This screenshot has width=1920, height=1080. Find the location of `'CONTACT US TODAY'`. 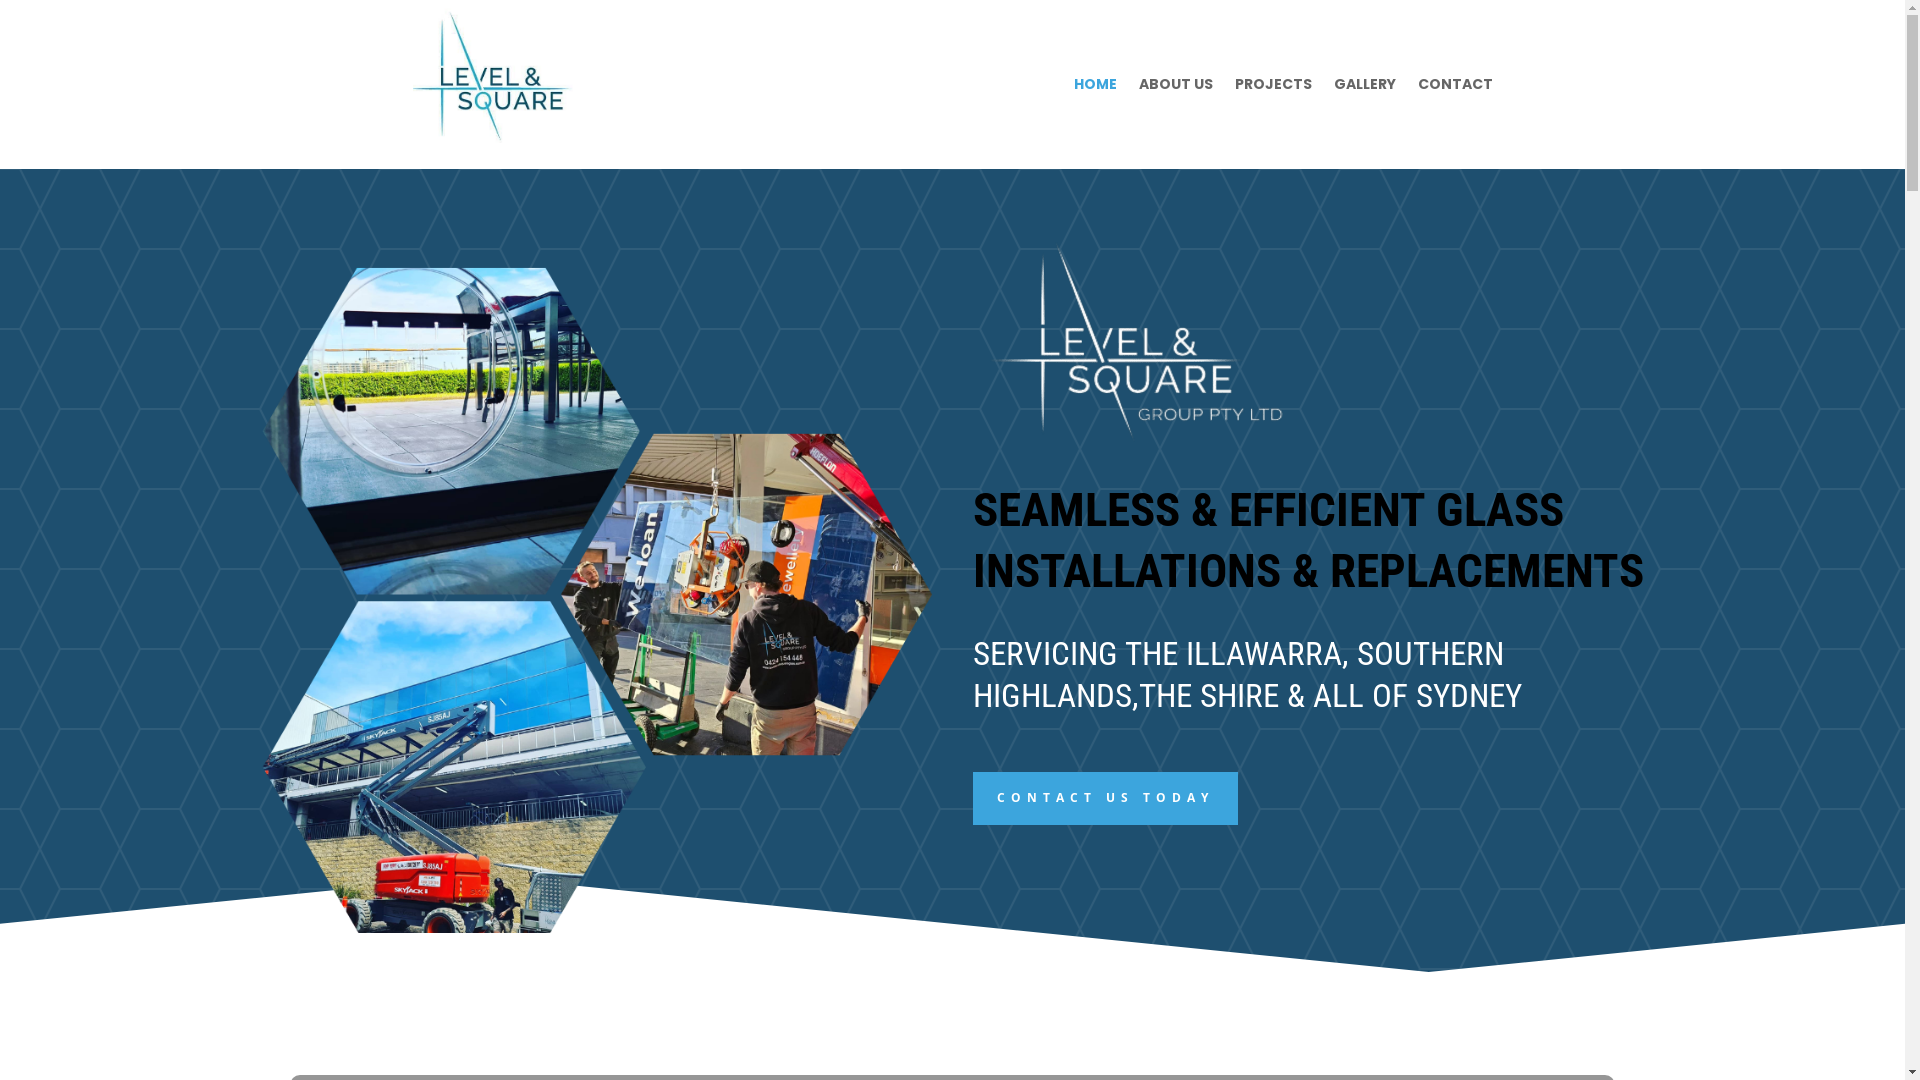

'CONTACT US TODAY' is located at coordinates (973, 797).